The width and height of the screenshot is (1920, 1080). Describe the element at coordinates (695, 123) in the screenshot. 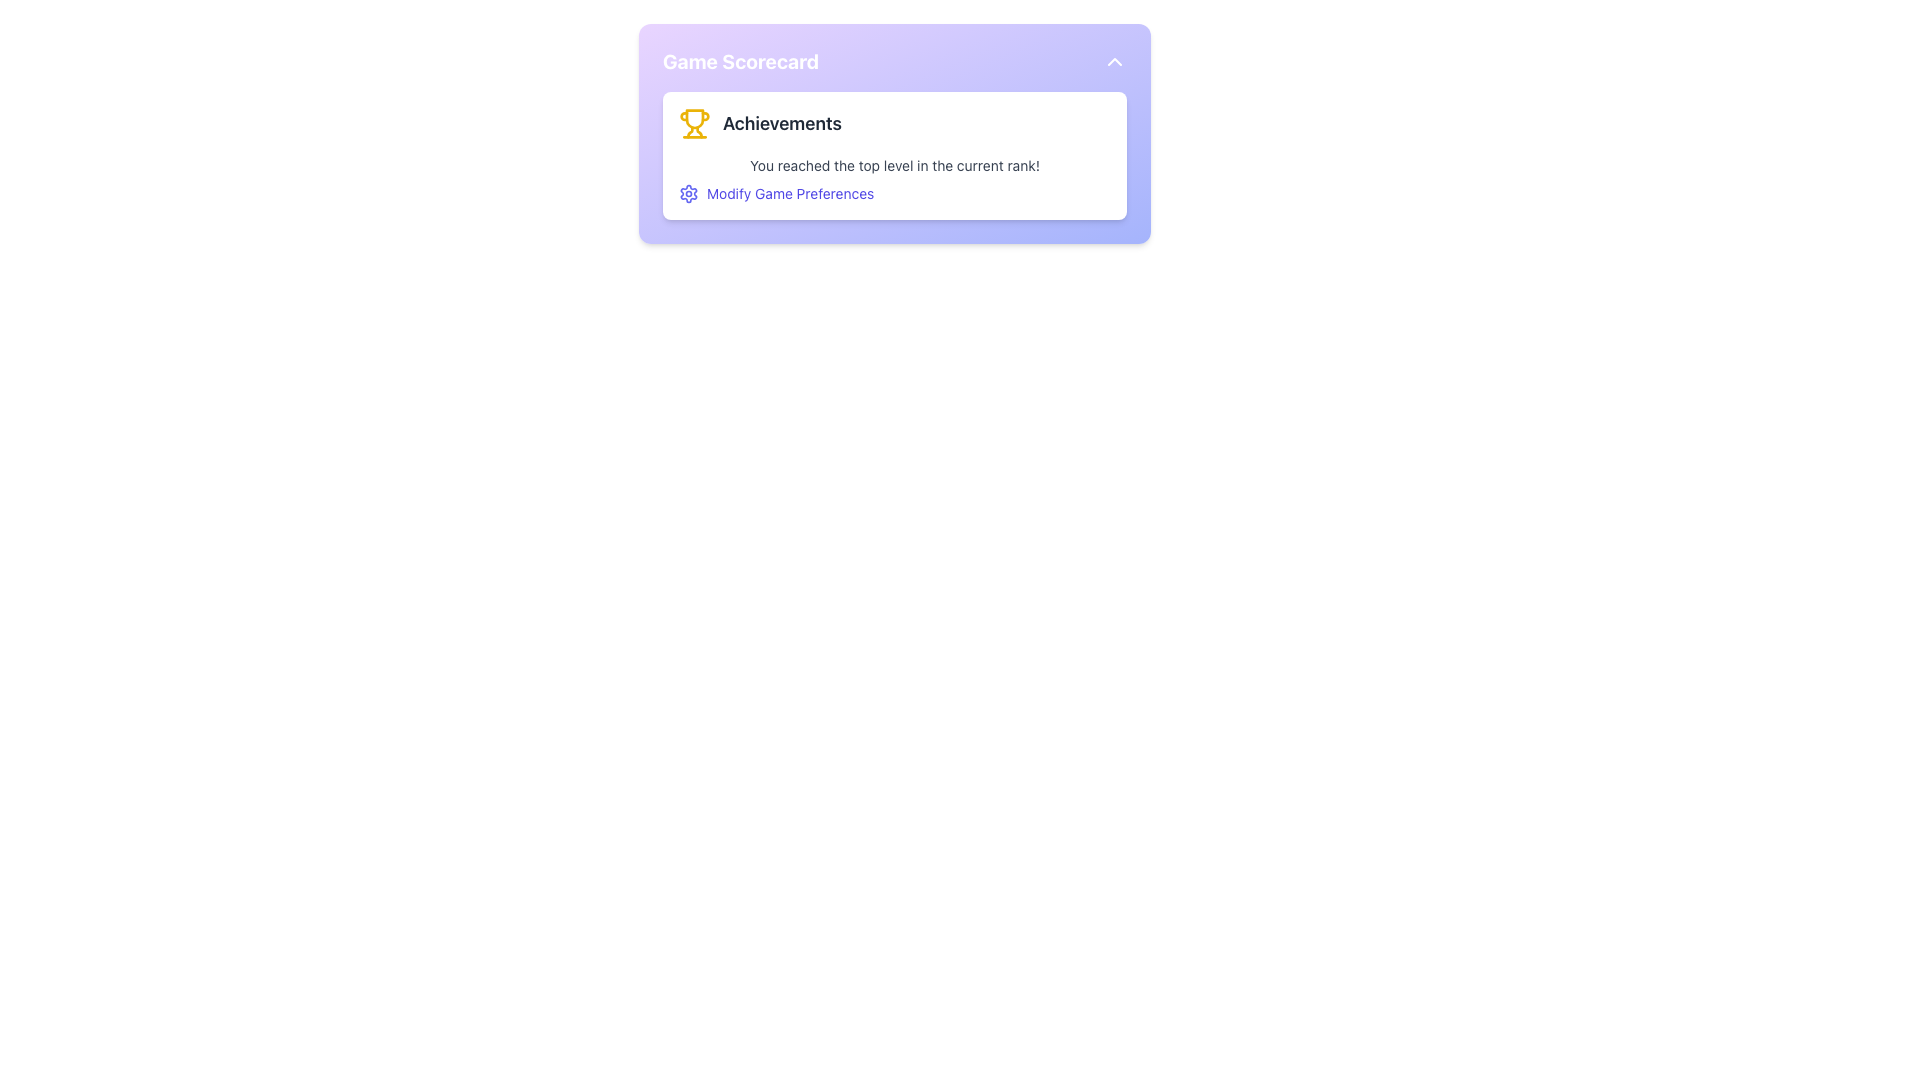

I see `the achievements icon located to the left of the 'Achievements' text in the user interface` at that location.